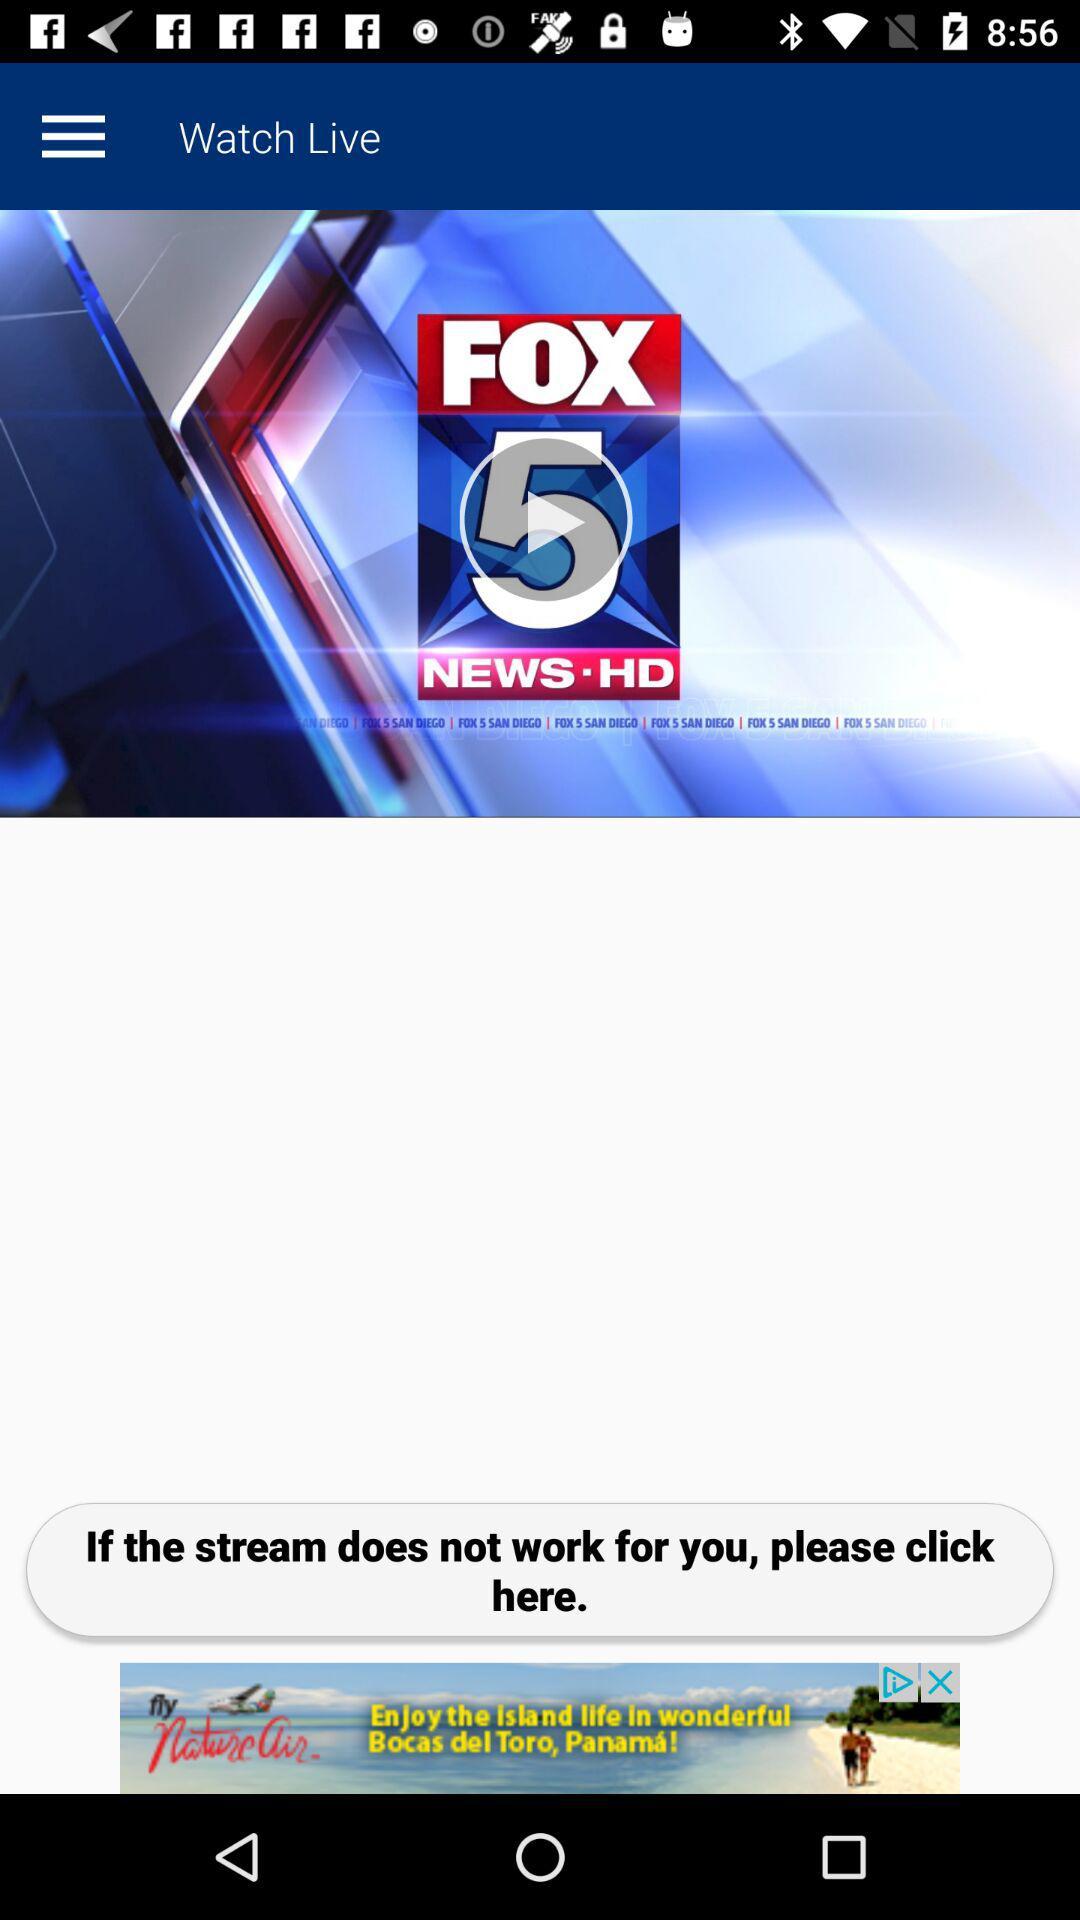 This screenshot has width=1080, height=1920. Describe the element at coordinates (72, 135) in the screenshot. I see `home page` at that location.